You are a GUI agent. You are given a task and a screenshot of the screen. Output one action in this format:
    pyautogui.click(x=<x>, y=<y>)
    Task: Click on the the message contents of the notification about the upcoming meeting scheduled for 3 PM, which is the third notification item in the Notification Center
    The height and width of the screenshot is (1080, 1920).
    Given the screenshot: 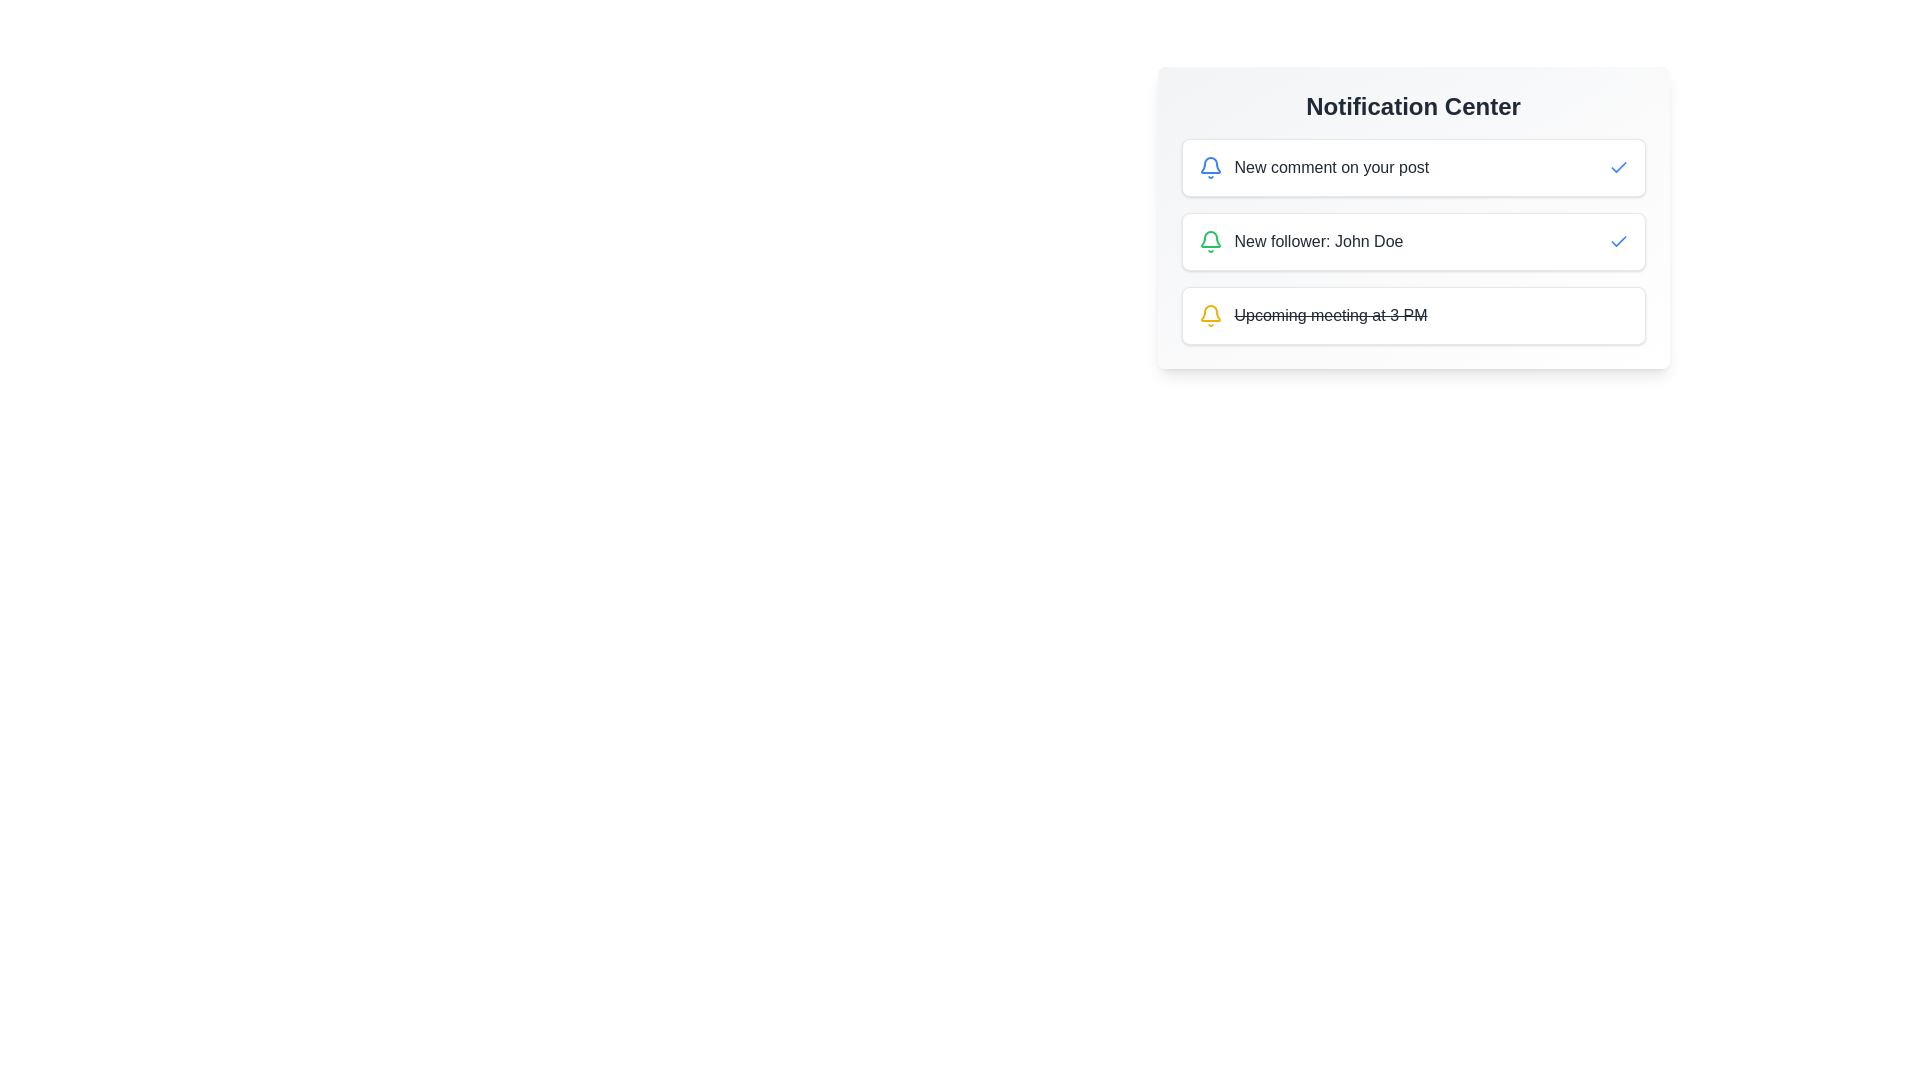 What is the action you would take?
    pyautogui.click(x=1312, y=315)
    